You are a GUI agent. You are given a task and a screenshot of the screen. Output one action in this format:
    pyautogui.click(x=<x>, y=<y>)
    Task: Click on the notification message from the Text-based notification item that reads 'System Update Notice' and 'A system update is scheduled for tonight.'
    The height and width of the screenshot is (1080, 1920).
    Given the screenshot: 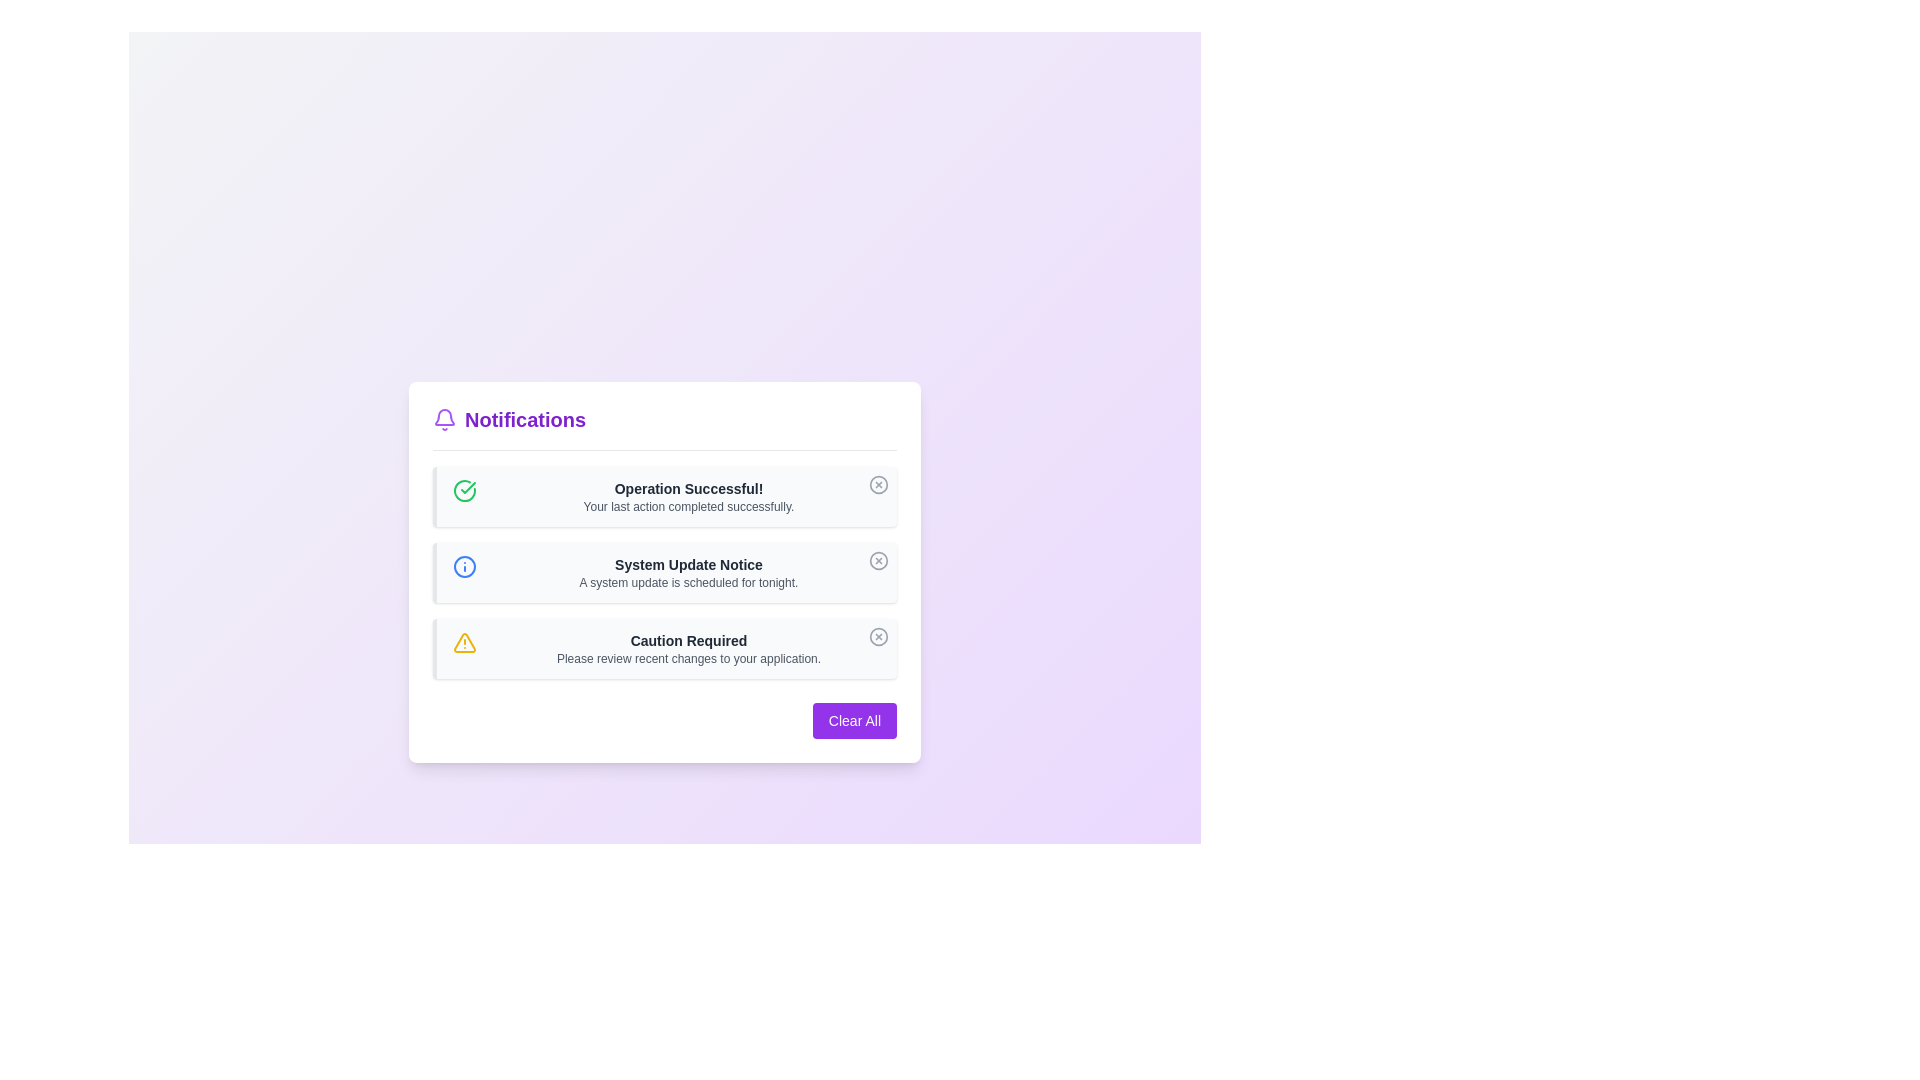 What is the action you would take?
    pyautogui.click(x=689, y=572)
    